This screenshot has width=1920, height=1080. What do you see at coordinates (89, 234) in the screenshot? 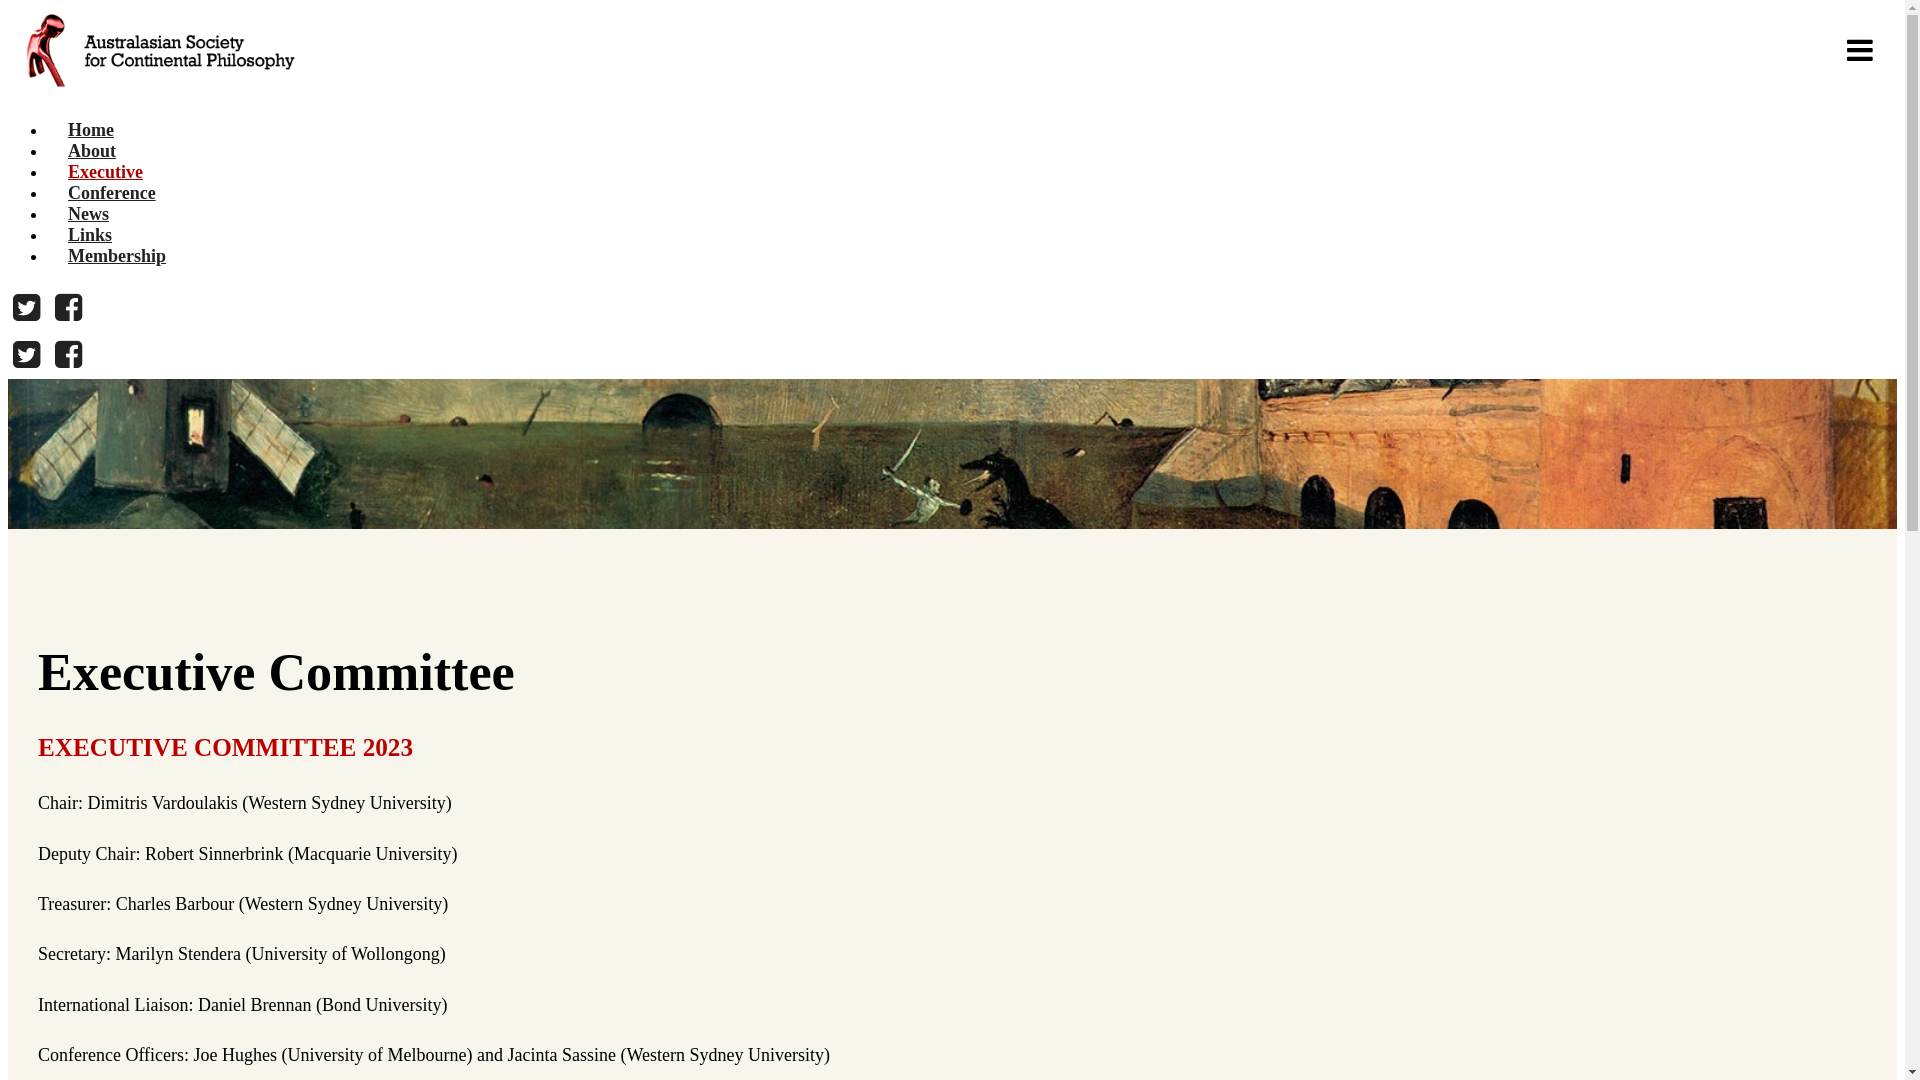
I see `'Links'` at bounding box center [89, 234].